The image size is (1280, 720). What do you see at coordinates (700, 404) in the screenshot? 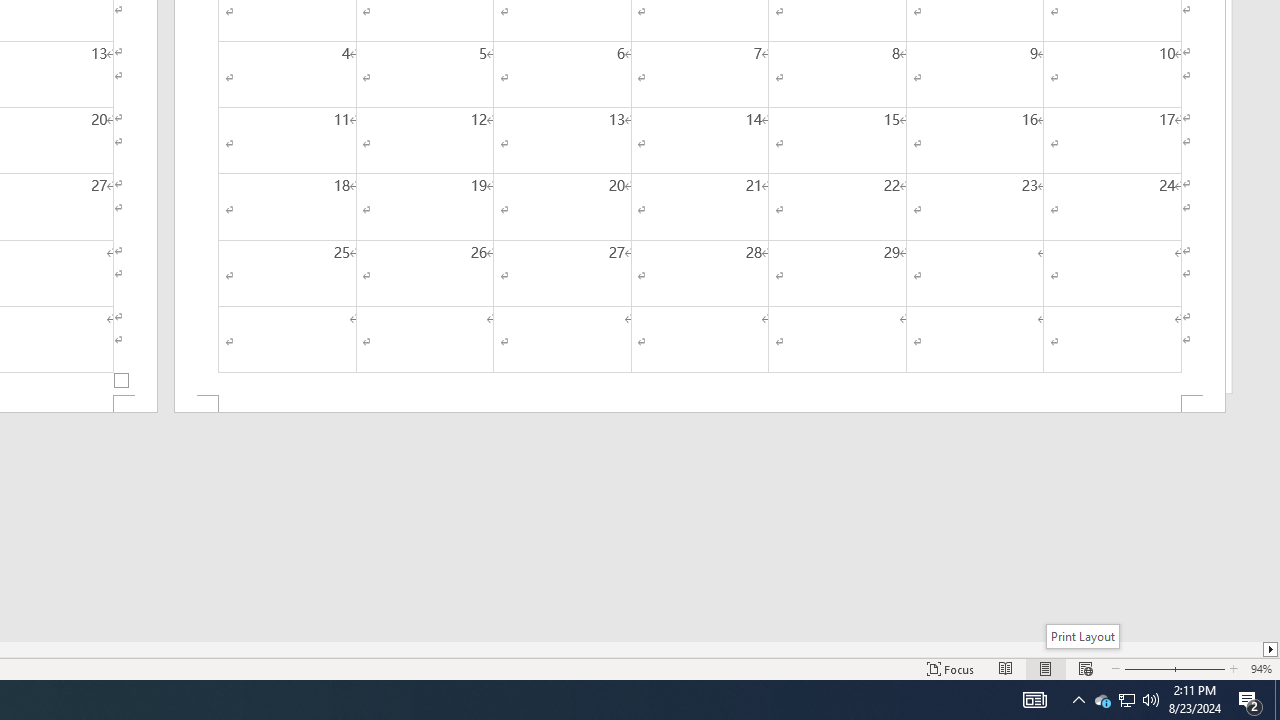
I see `'Footer -Section 2-'` at bounding box center [700, 404].